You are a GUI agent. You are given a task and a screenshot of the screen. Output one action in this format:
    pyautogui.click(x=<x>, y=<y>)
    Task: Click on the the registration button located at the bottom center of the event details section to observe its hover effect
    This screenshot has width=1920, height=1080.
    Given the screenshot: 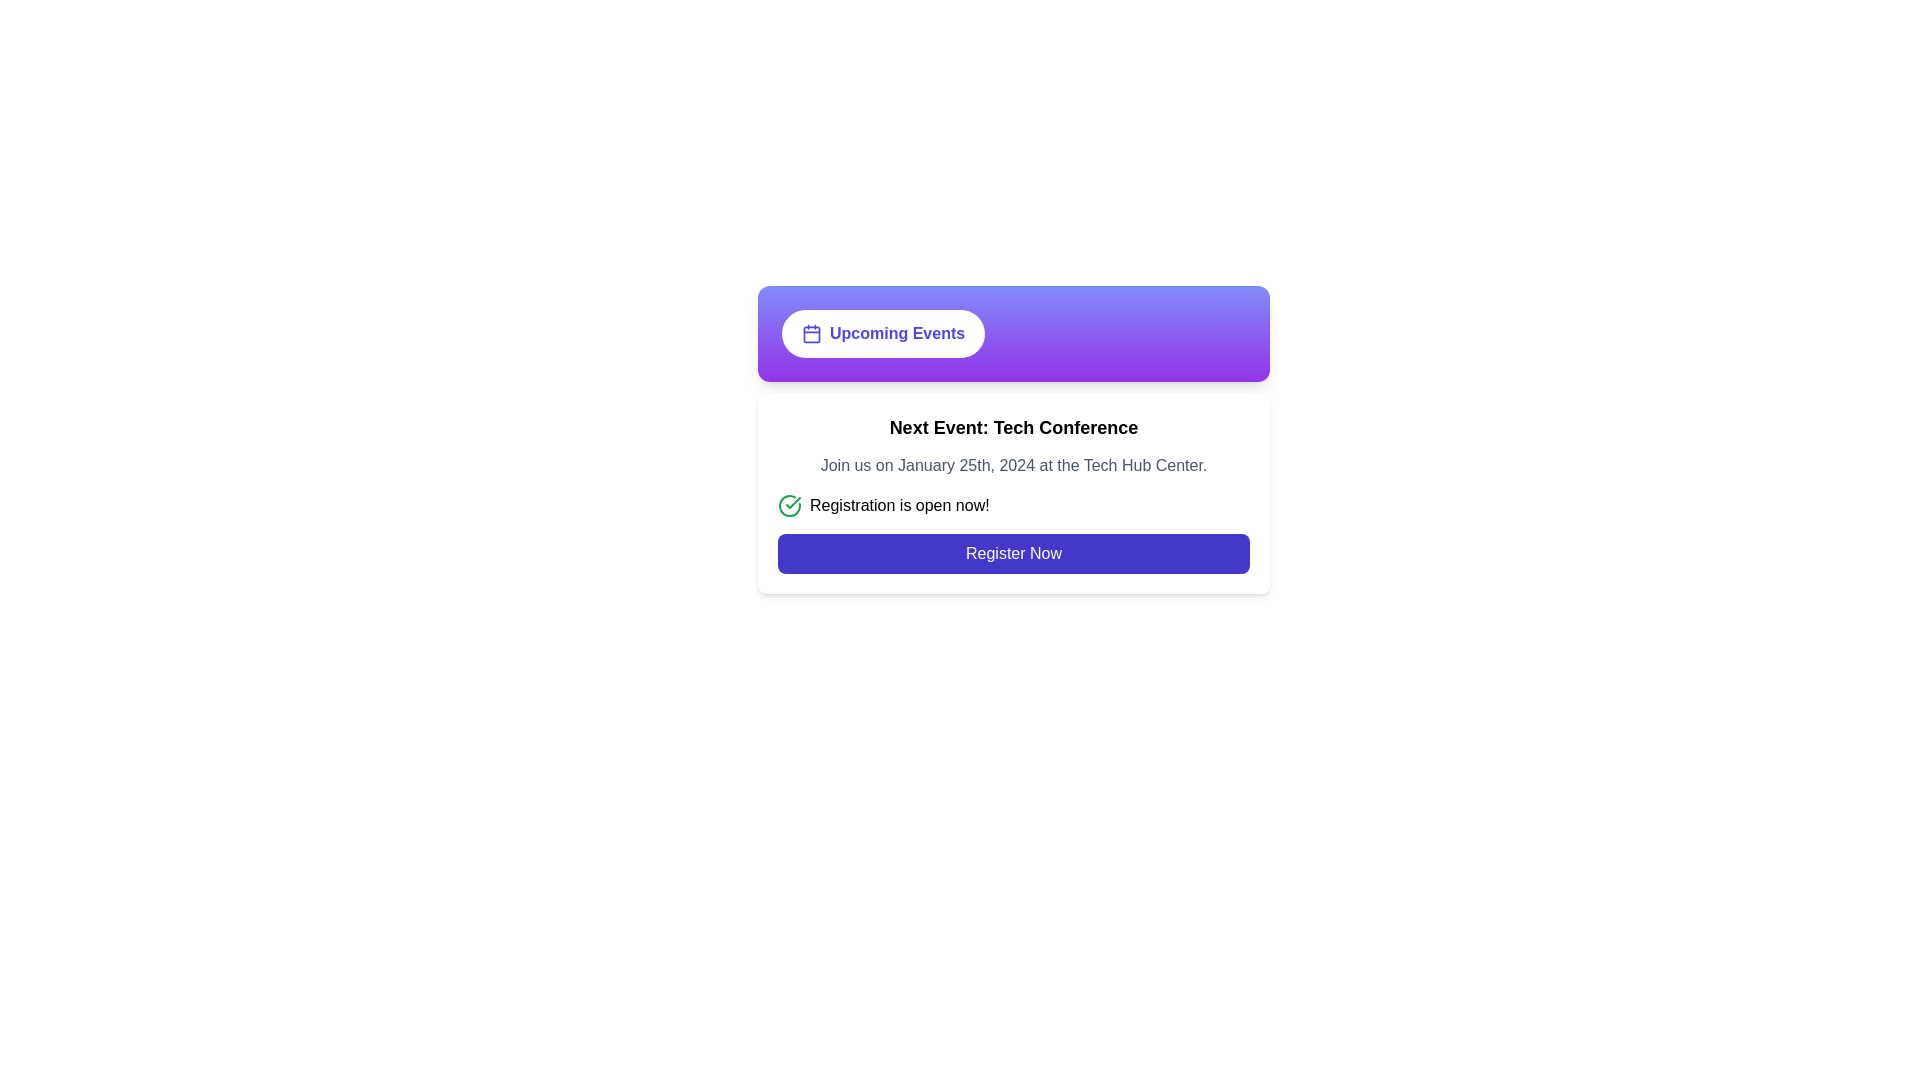 What is the action you would take?
    pyautogui.click(x=1013, y=554)
    